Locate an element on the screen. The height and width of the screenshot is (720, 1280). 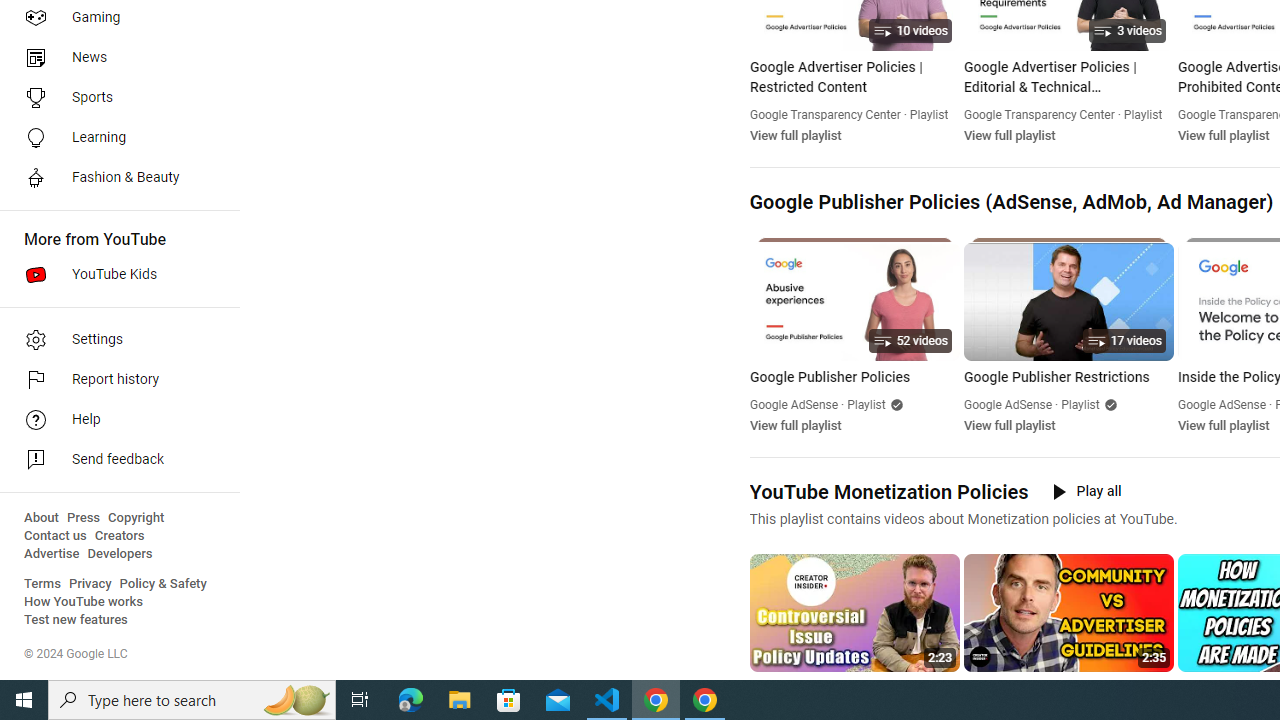
'Developers' is located at coordinates (119, 554).